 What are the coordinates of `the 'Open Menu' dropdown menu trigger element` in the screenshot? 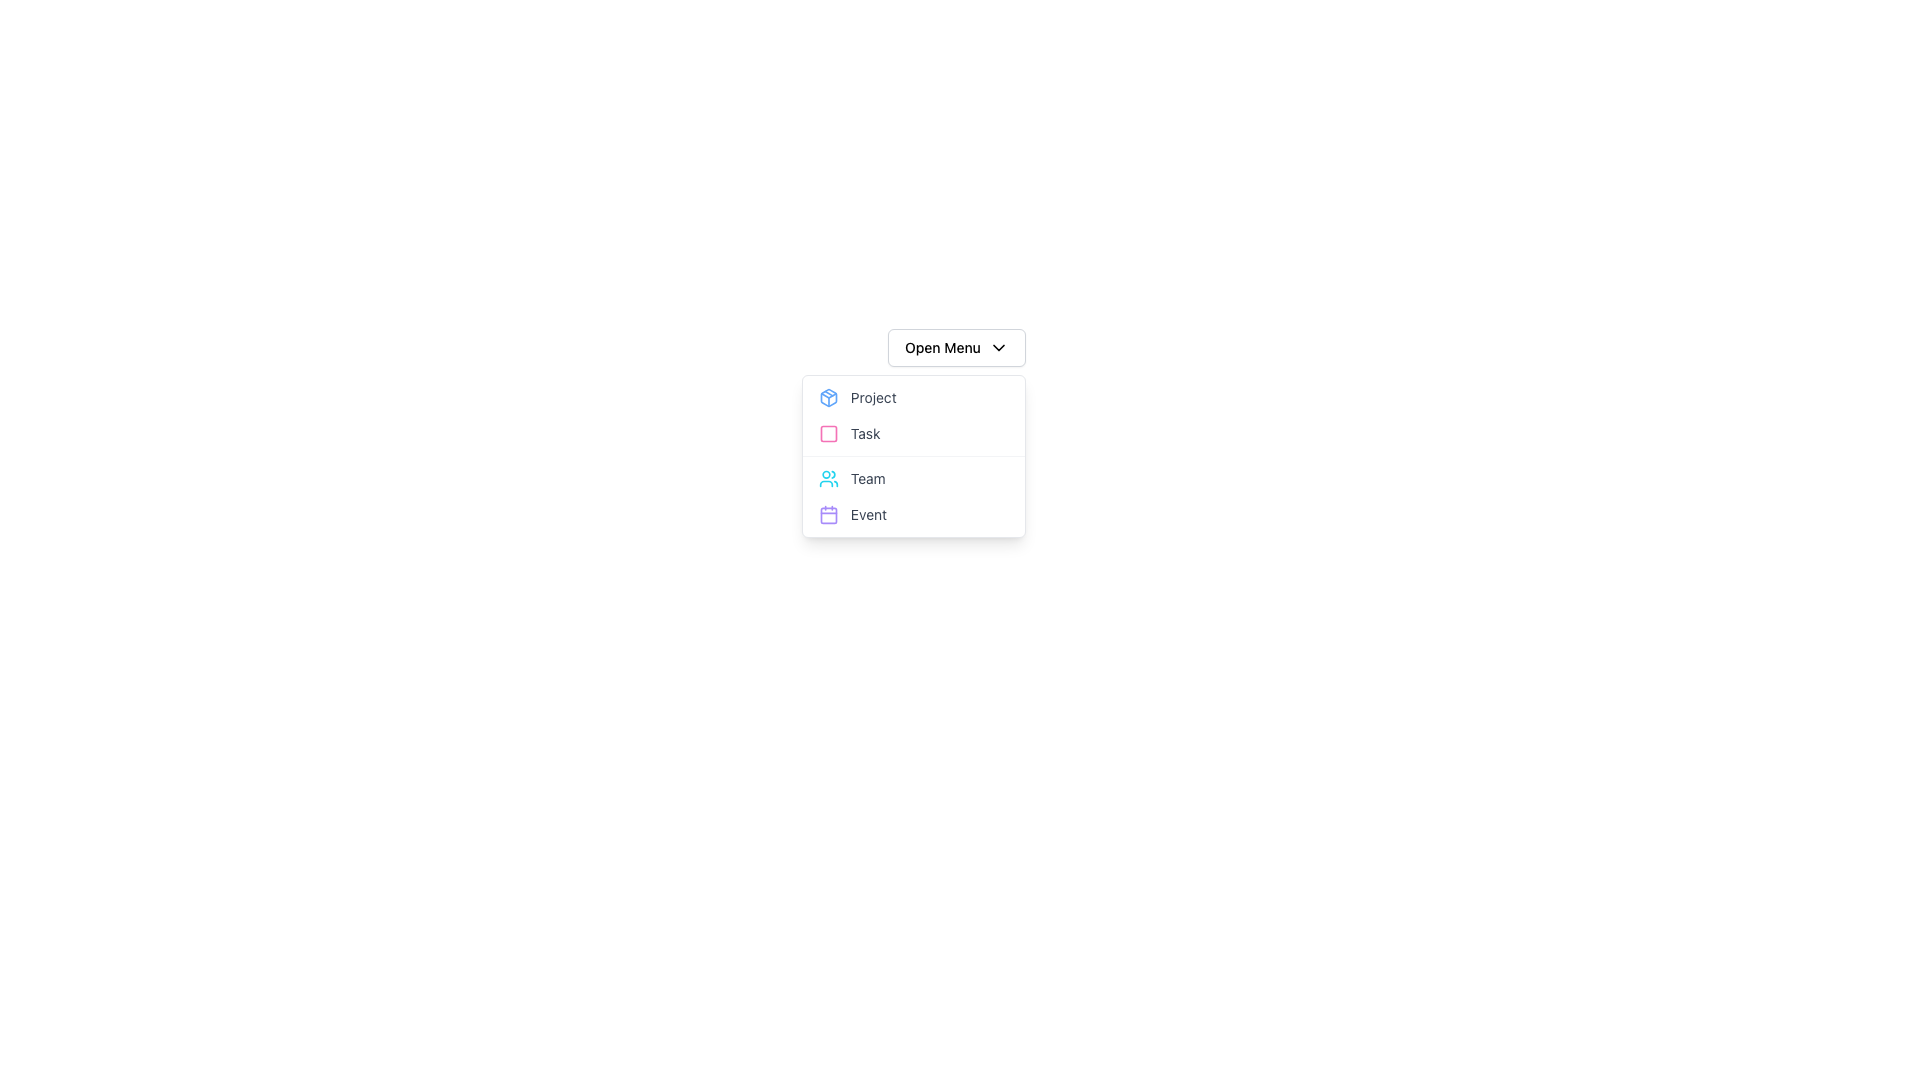 It's located at (955, 346).